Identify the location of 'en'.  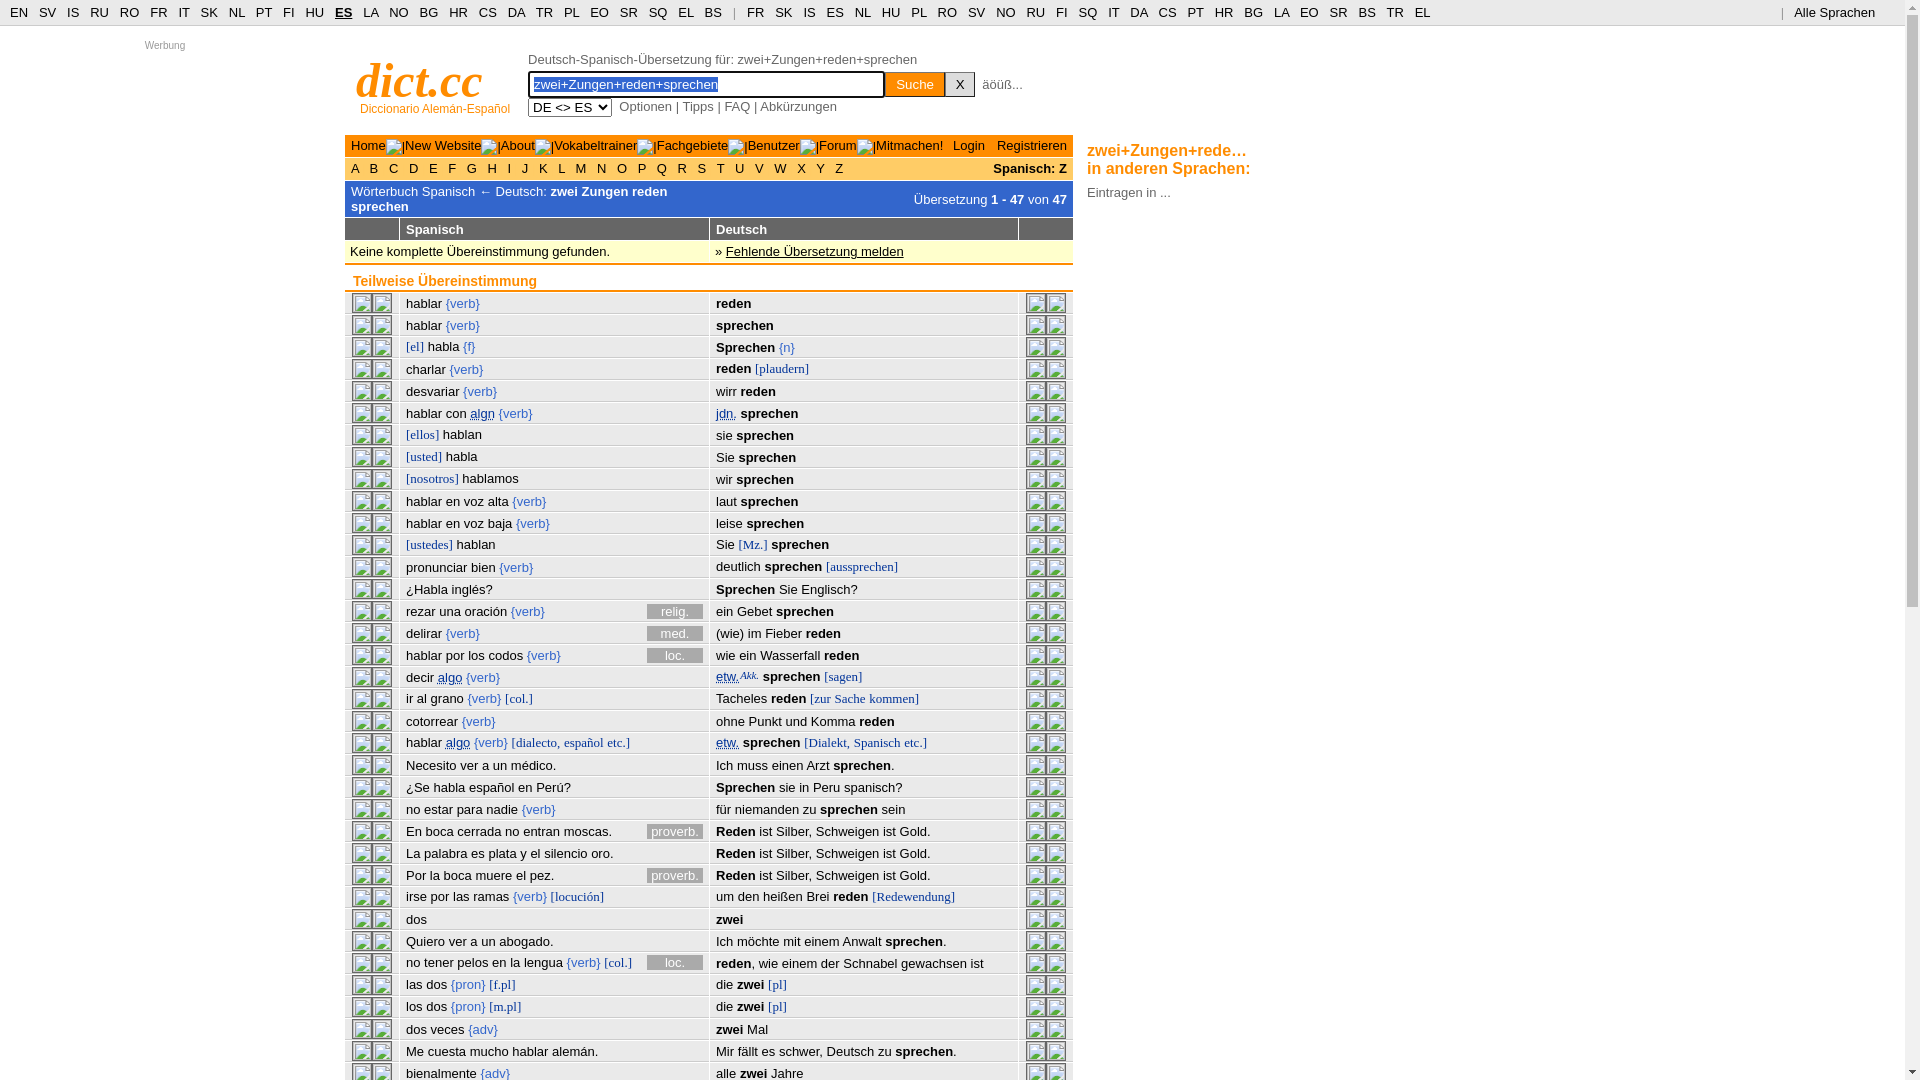
(451, 500).